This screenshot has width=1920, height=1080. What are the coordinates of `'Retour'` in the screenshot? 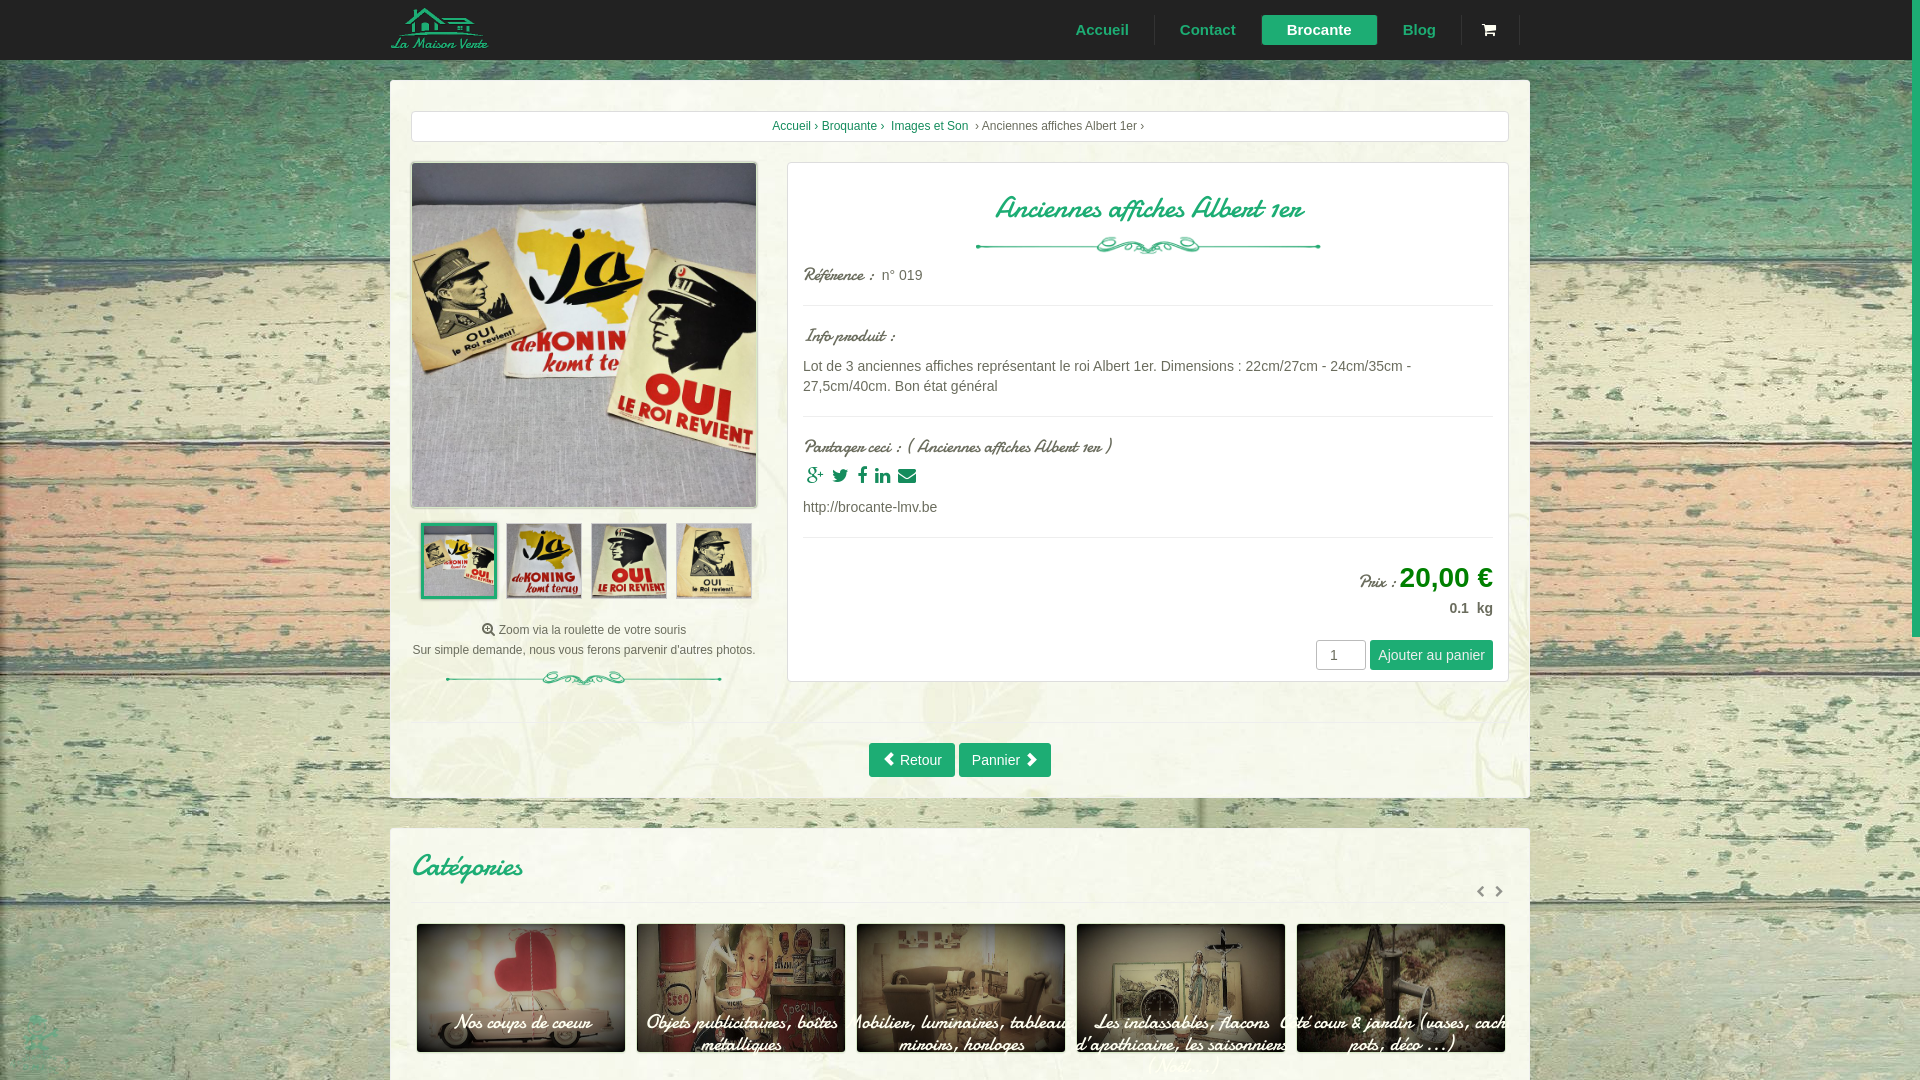 It's located at (911, 759).